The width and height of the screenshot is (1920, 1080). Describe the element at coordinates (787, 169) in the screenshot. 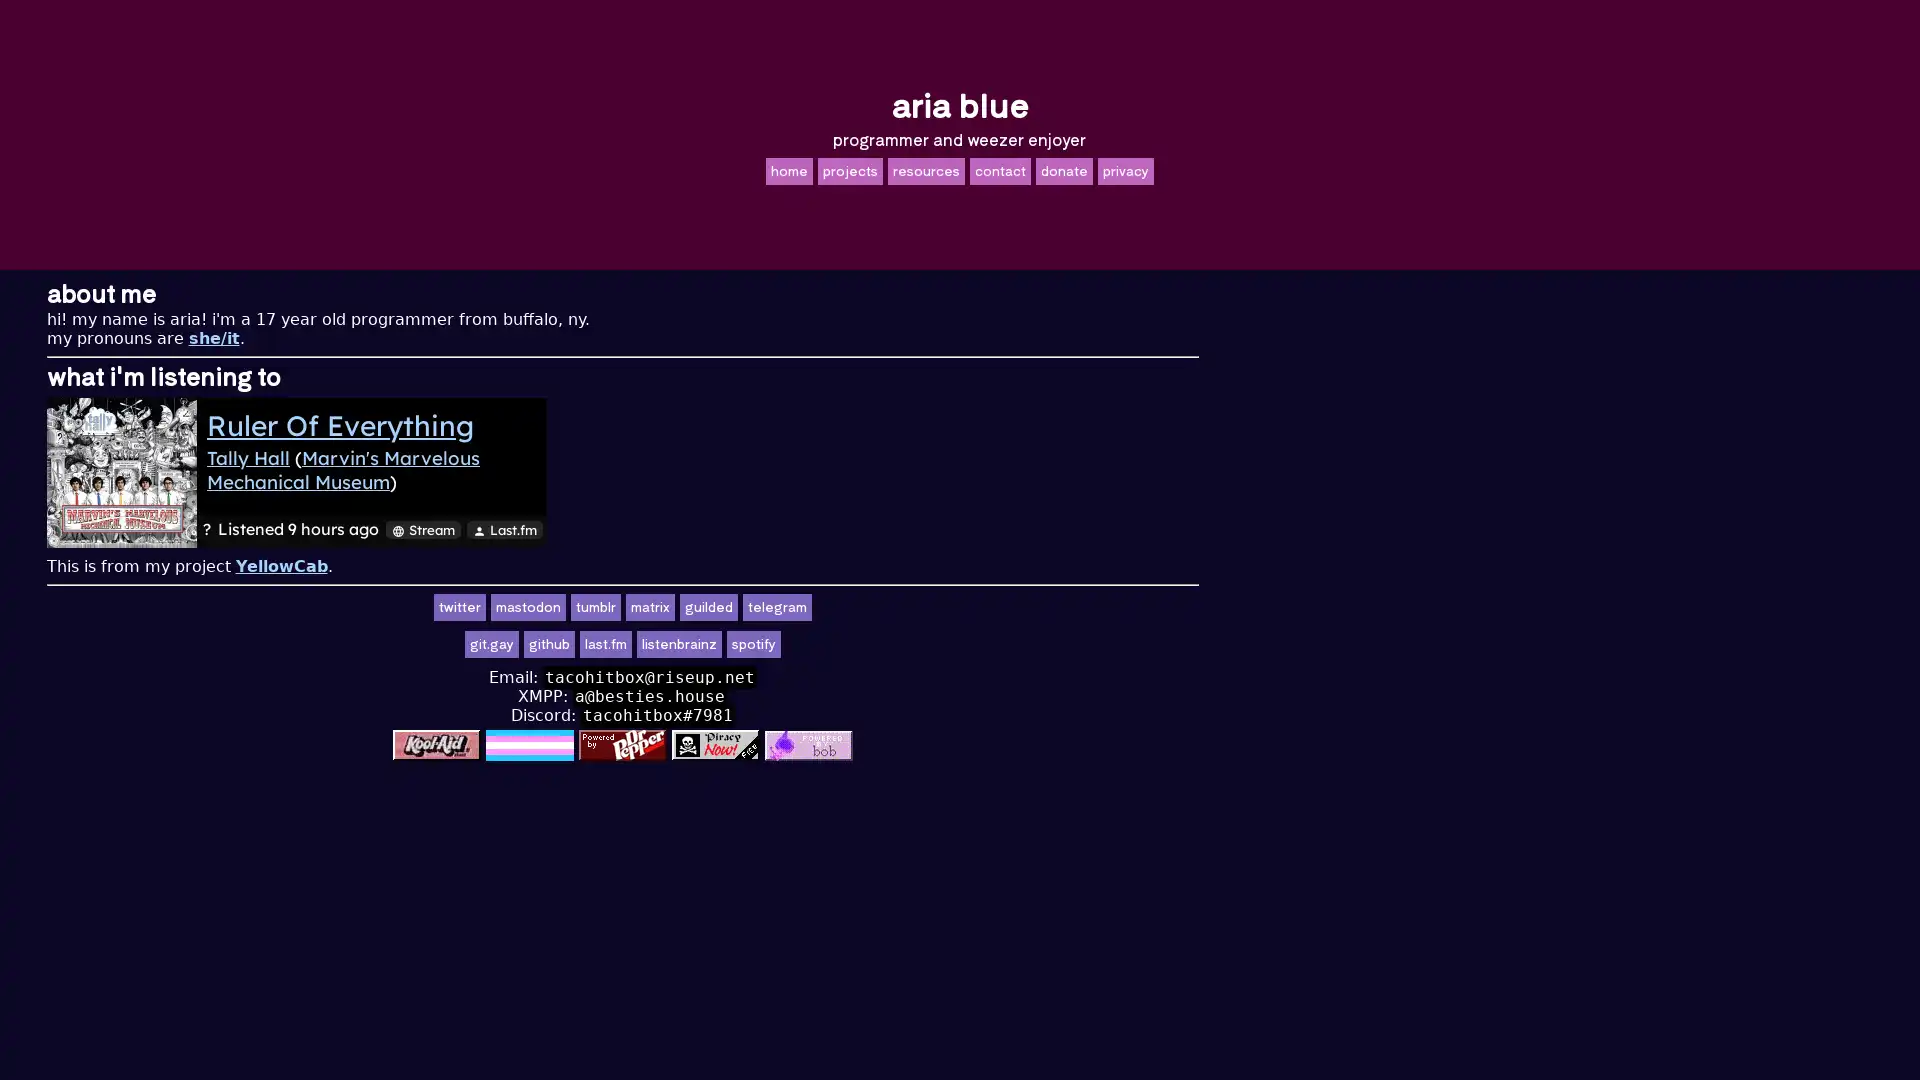

I see `home` at that location.